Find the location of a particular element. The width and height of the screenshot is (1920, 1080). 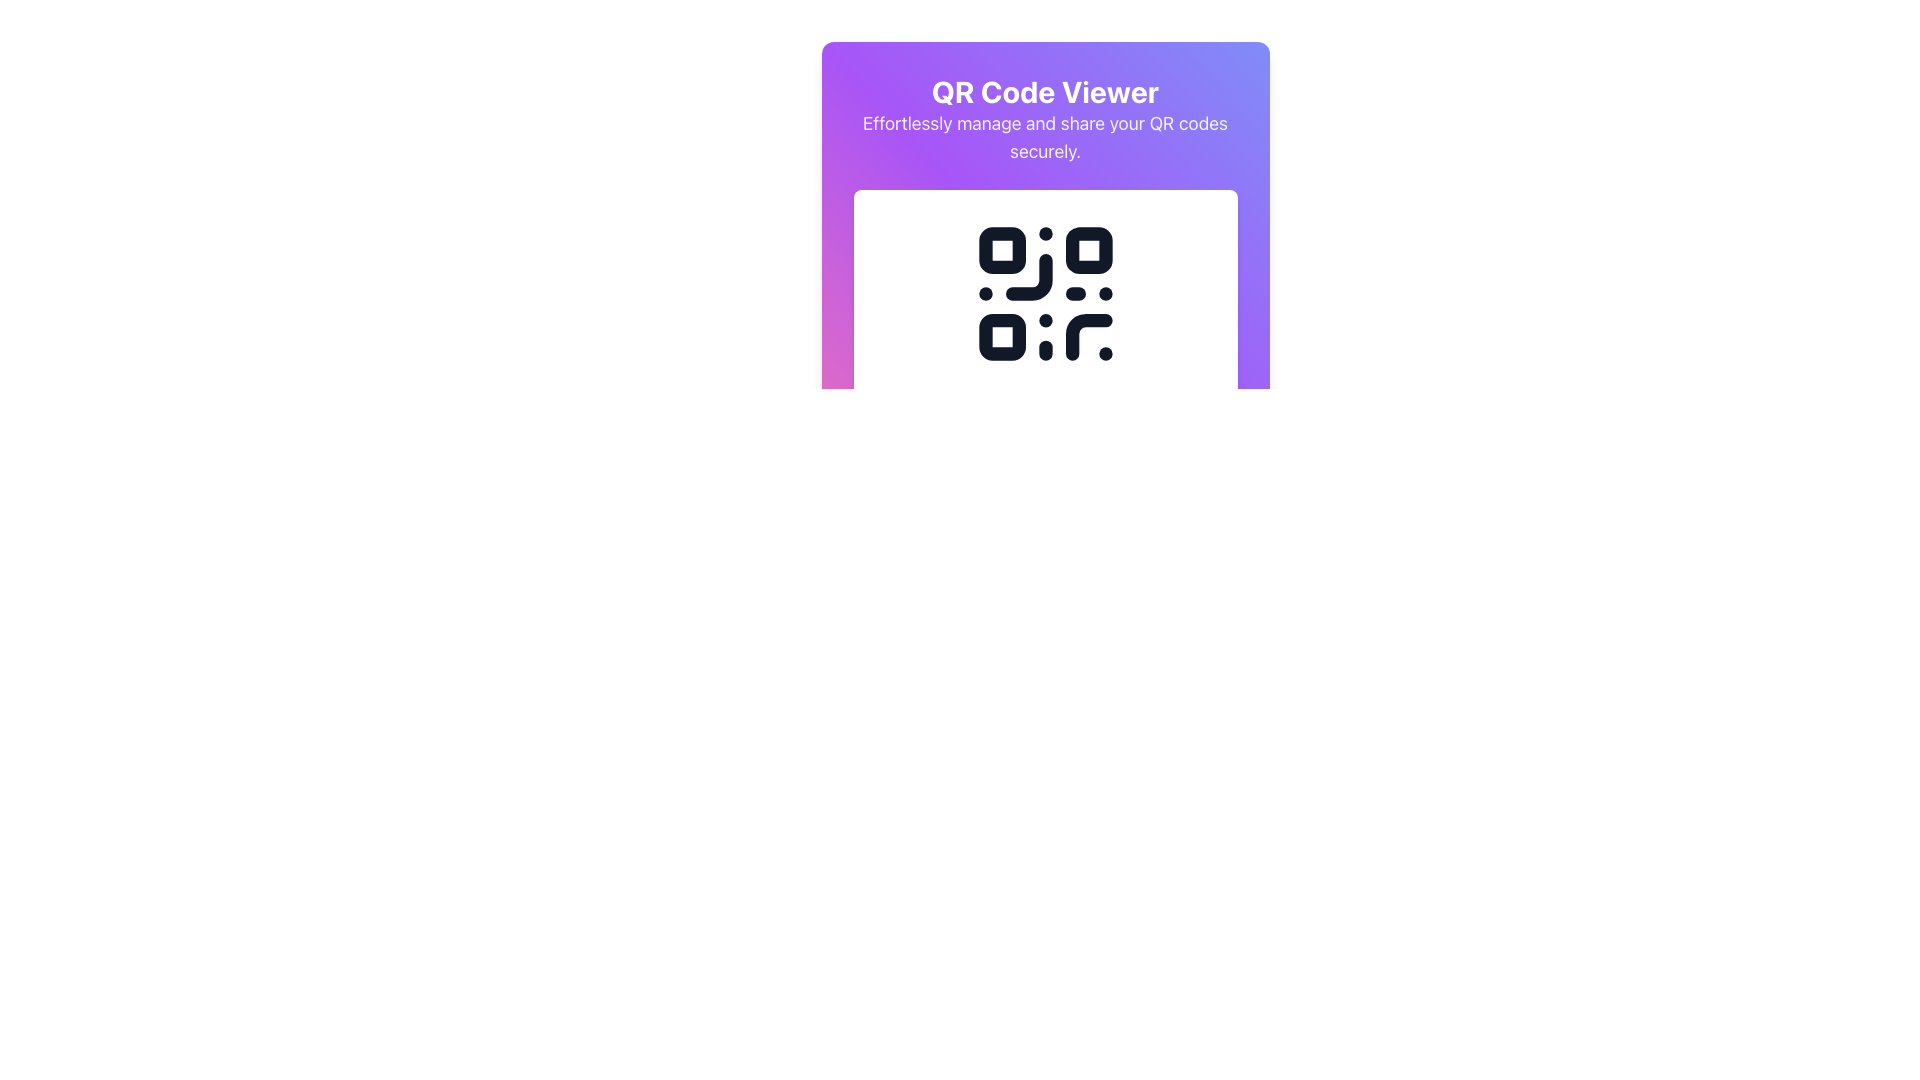

the text label that reads 'Effortlessly manage and share your QR codes securely.' styled with light gray color on a gradient purple background, located below the header 'QR Code Viewer' is located at coordinates (1044, 137).